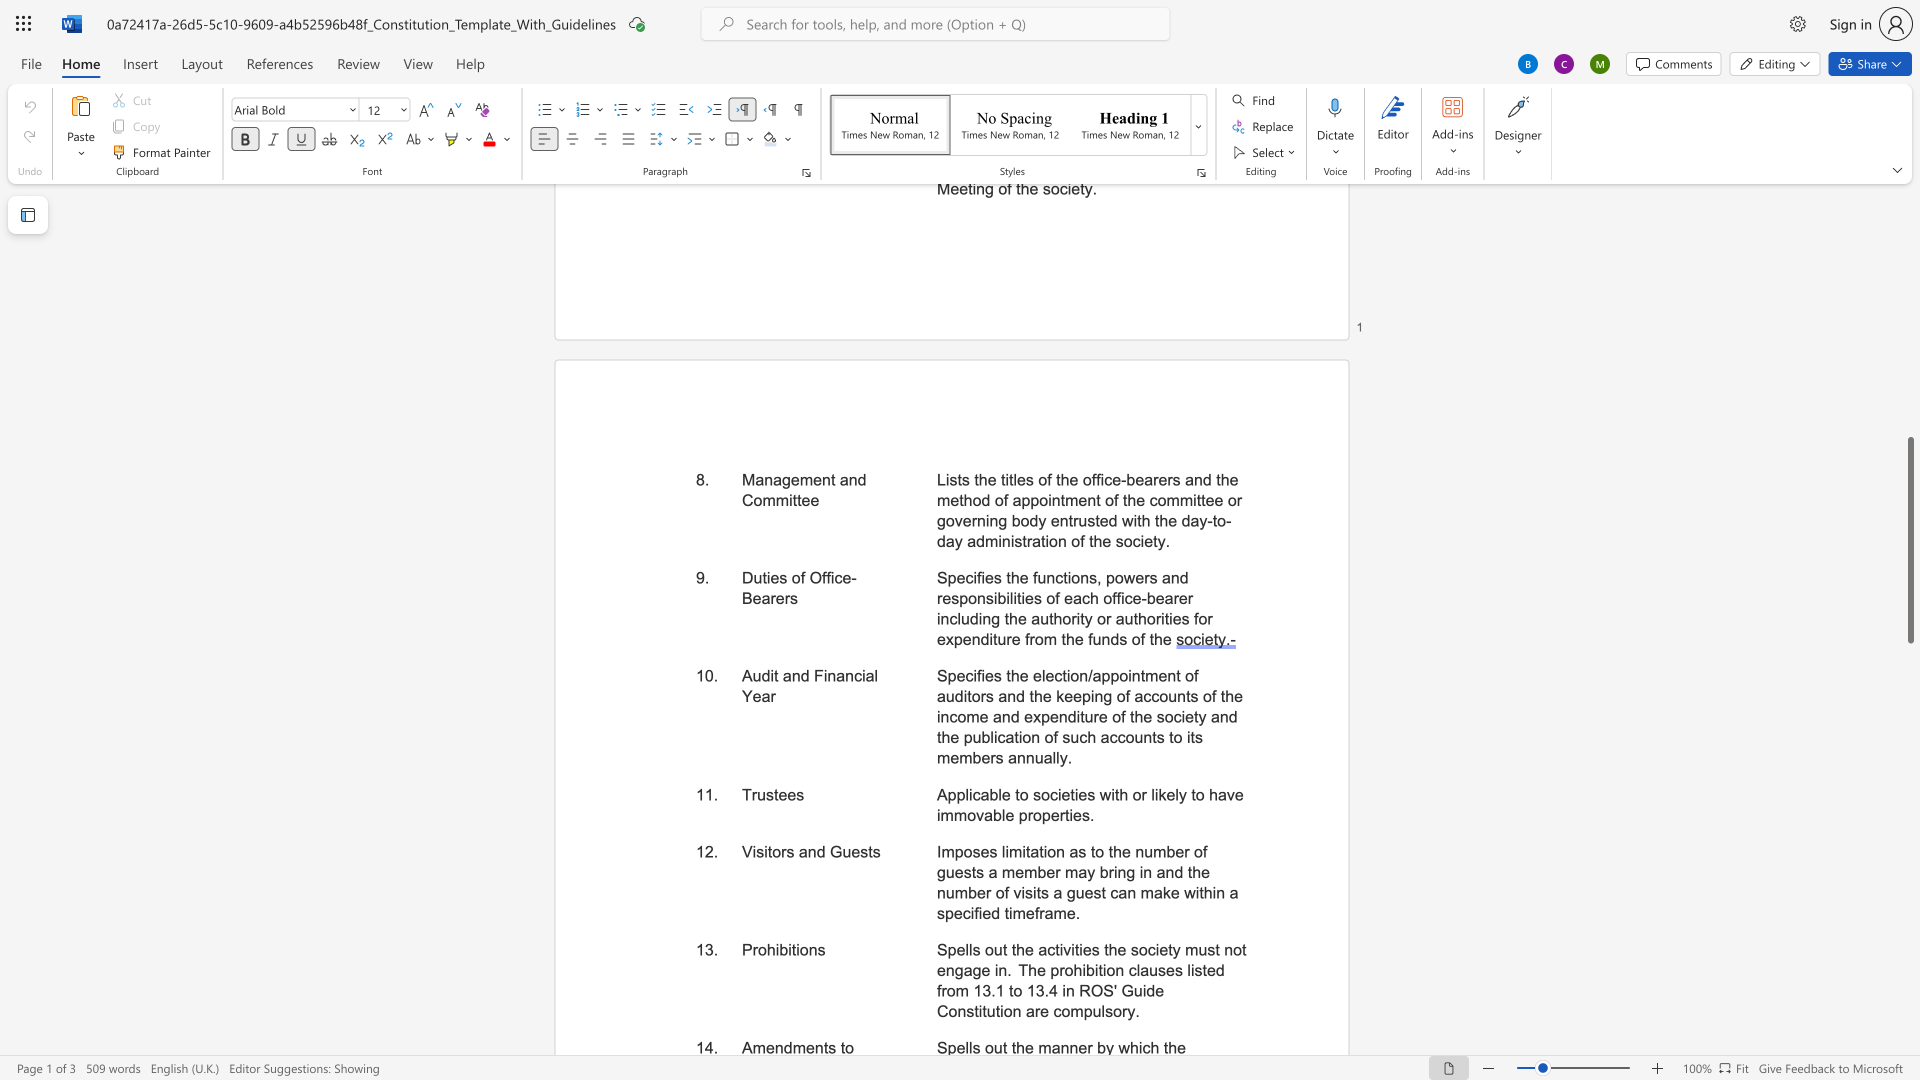 The image size is (1920, 1080). I want to click on the scrollbar to scroll upward, so click(1909, 450).